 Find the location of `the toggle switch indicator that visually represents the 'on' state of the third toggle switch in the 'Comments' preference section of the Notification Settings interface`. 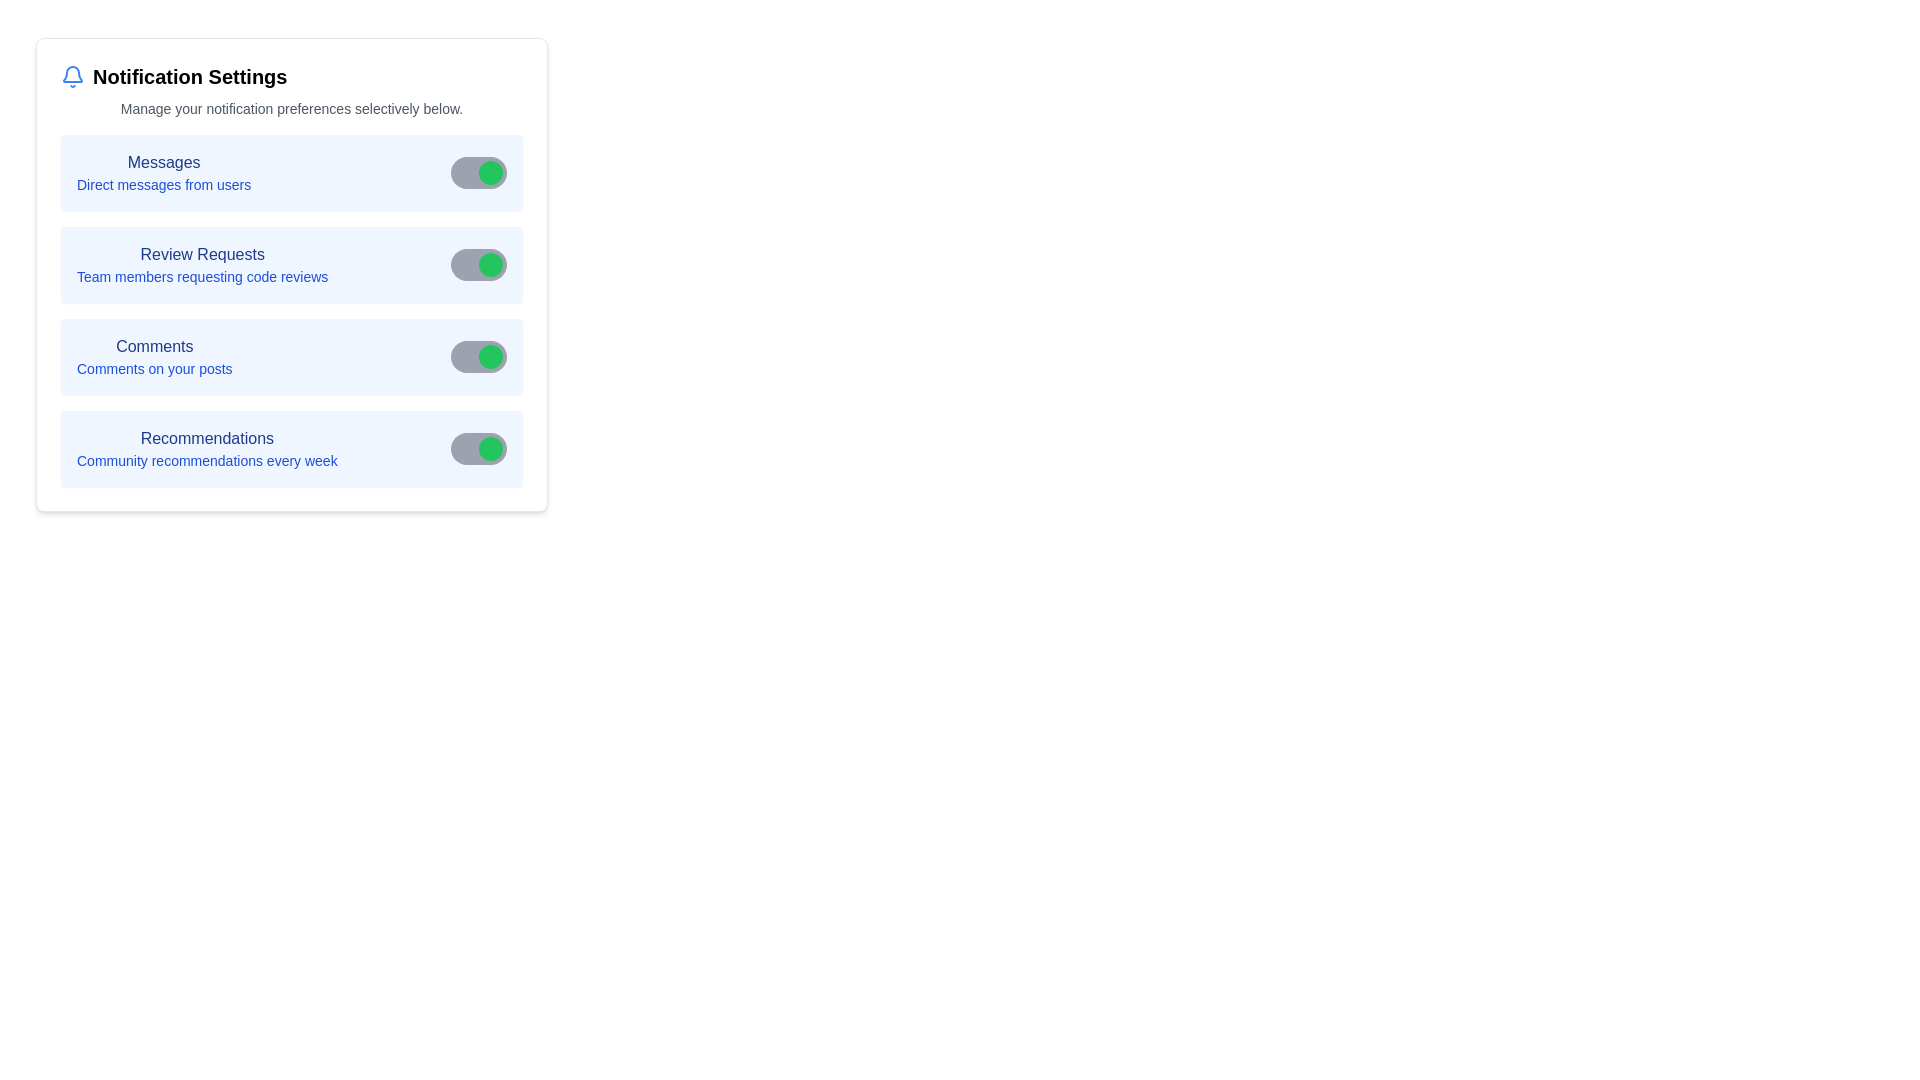

the toggle switch indicator that visually represents the 'on' state of the third toggle switch in the 'Comments' preference section of the Notification Settings interface is located at coordinates (490, 356).